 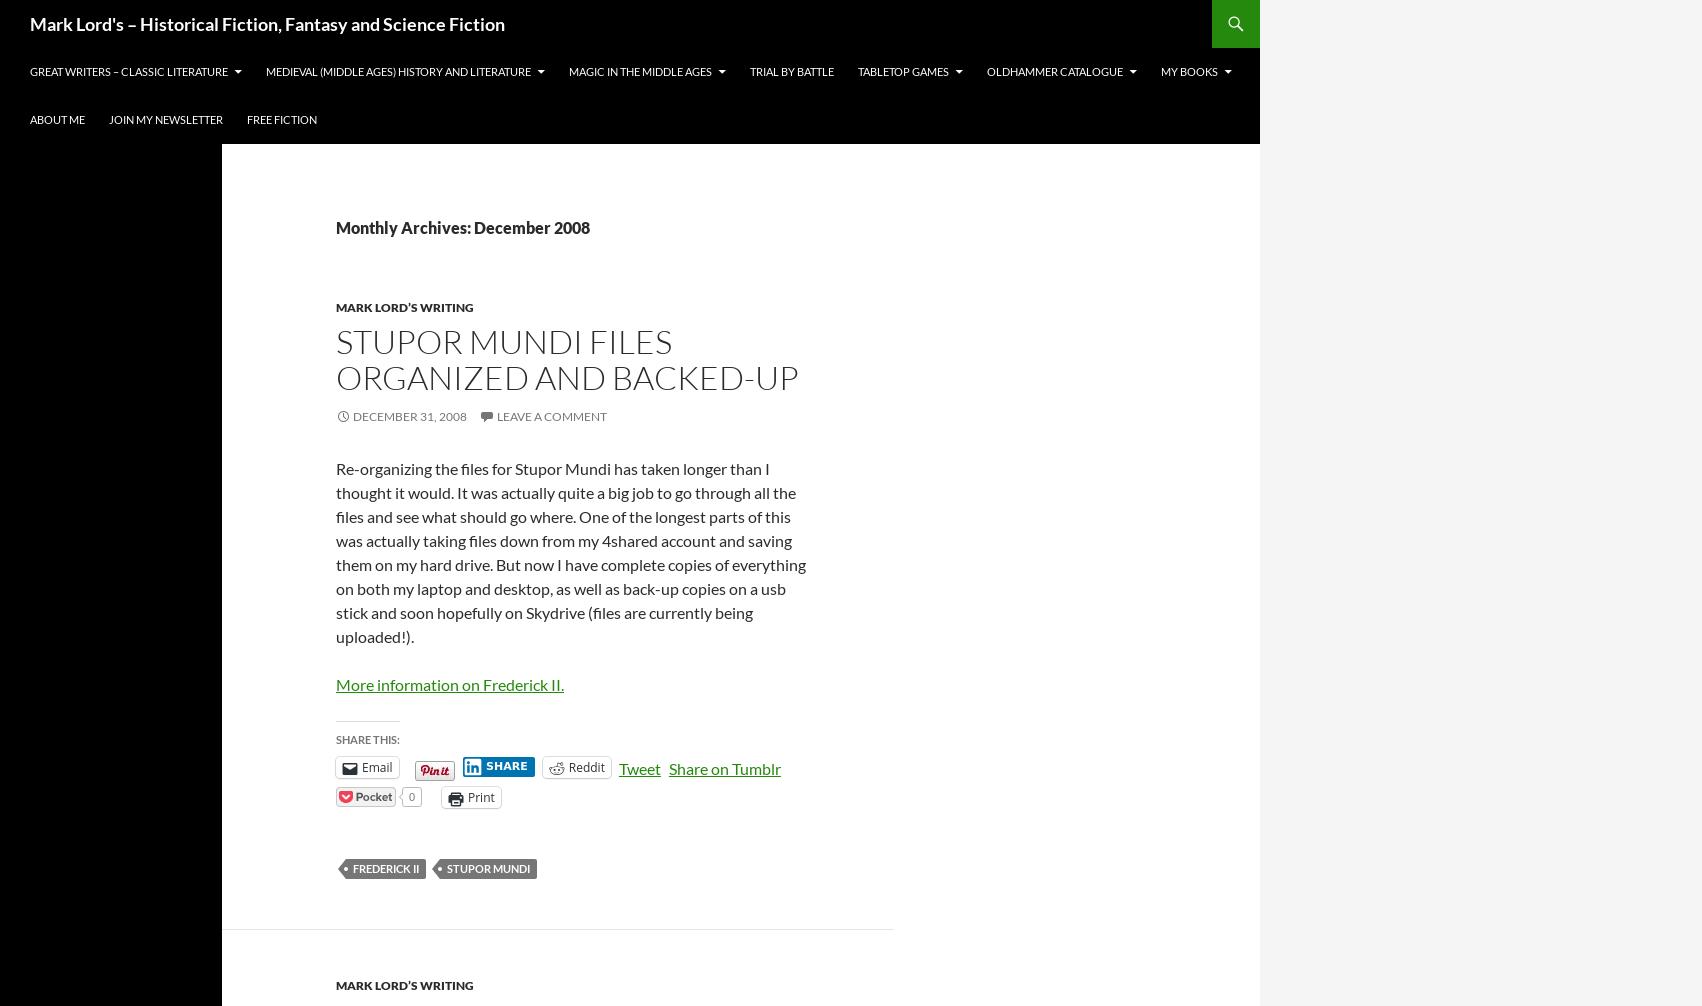 What do you see at coordinates (585, 766) in the screenshot?
I see `'Reddit'` at bounding box center [585, 766].